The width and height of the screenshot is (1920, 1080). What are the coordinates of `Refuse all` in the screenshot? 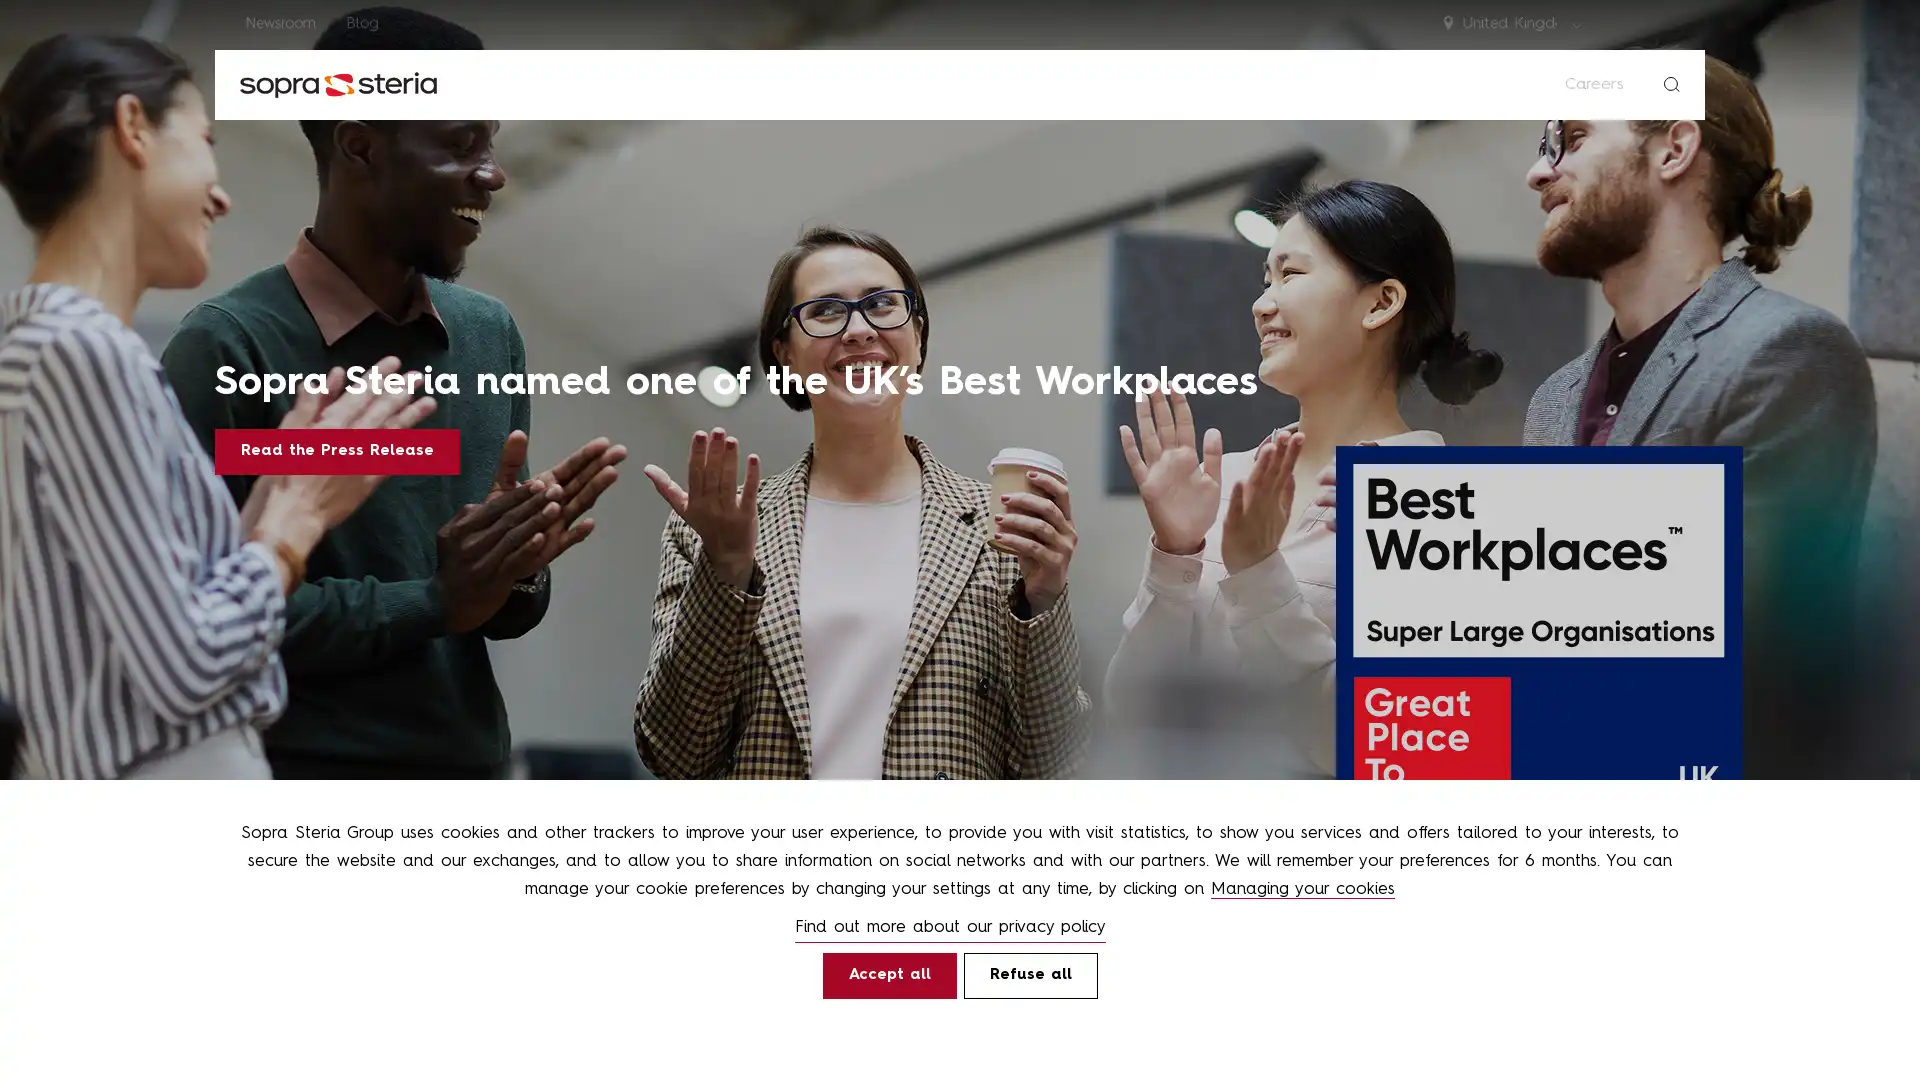 It's located at (1030, 974).